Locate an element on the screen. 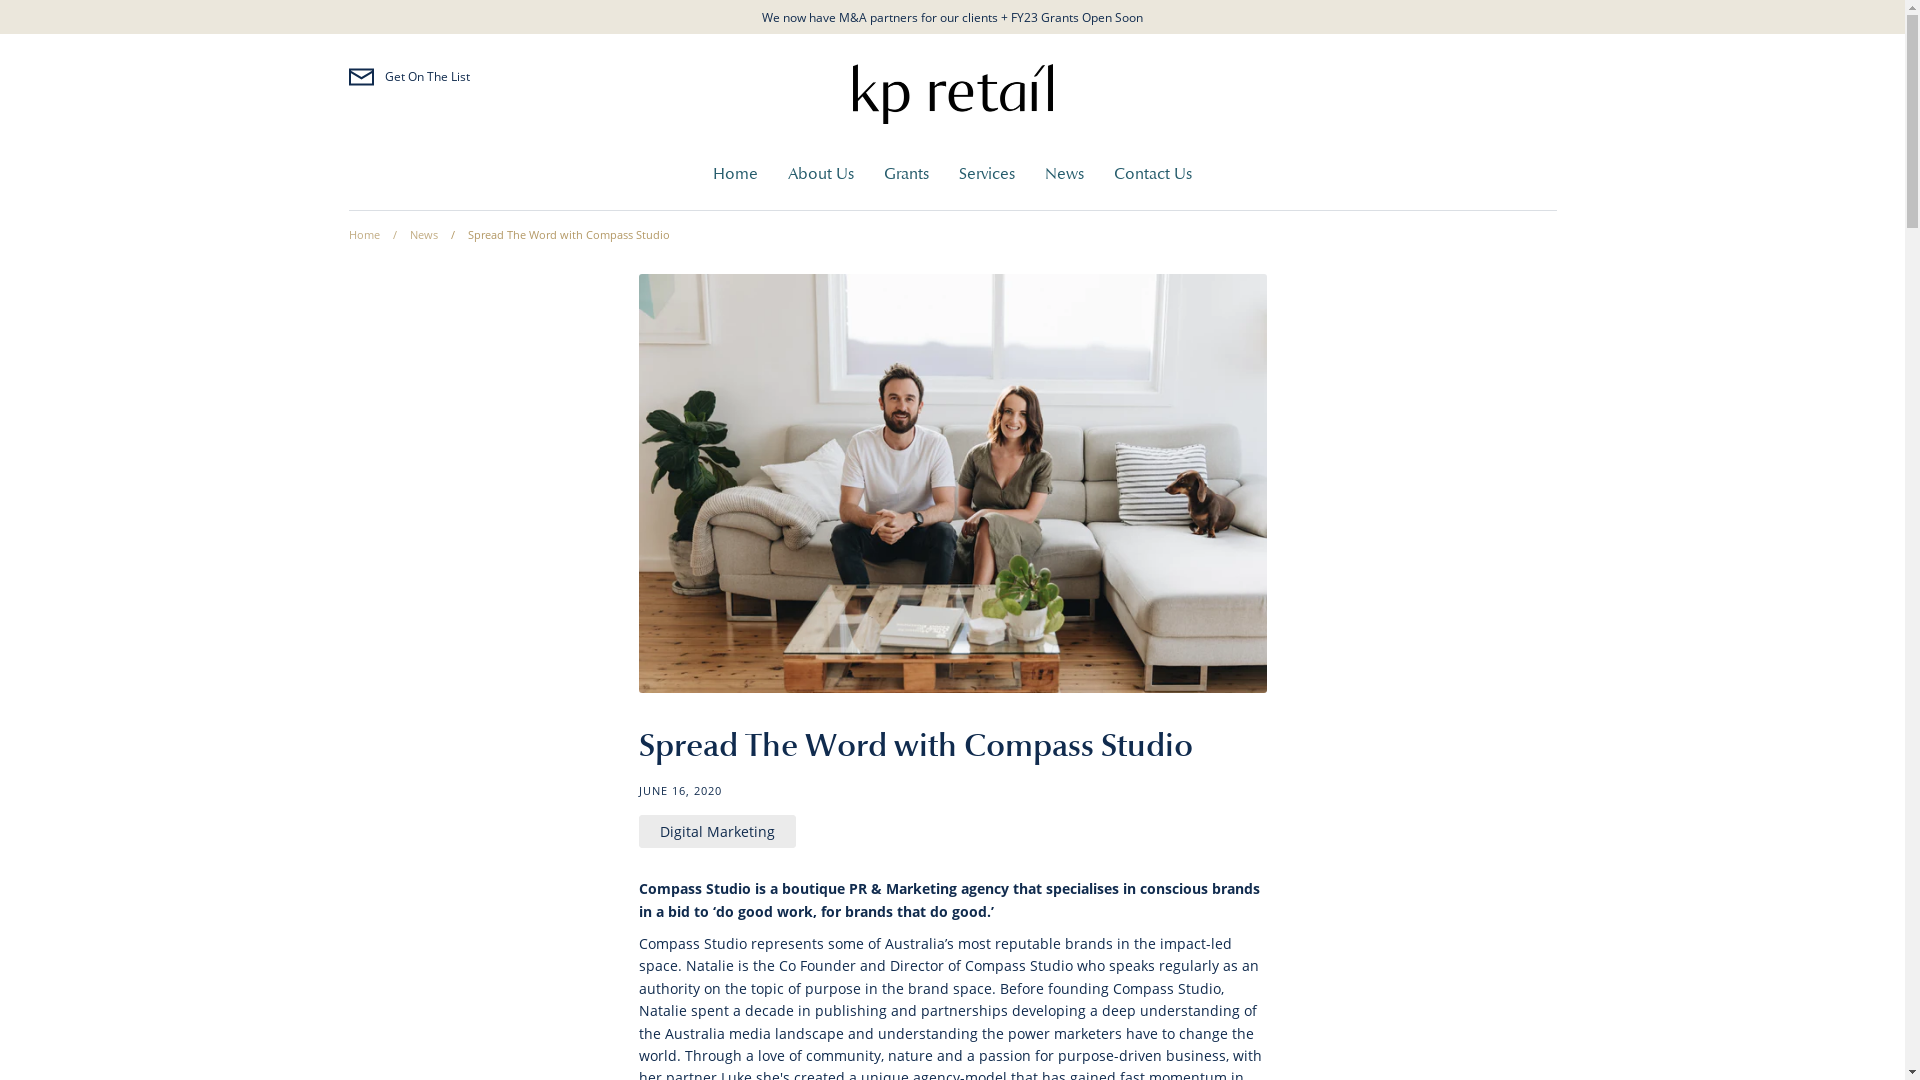  'Digital Marketing' is located at coordinates (717, 831).